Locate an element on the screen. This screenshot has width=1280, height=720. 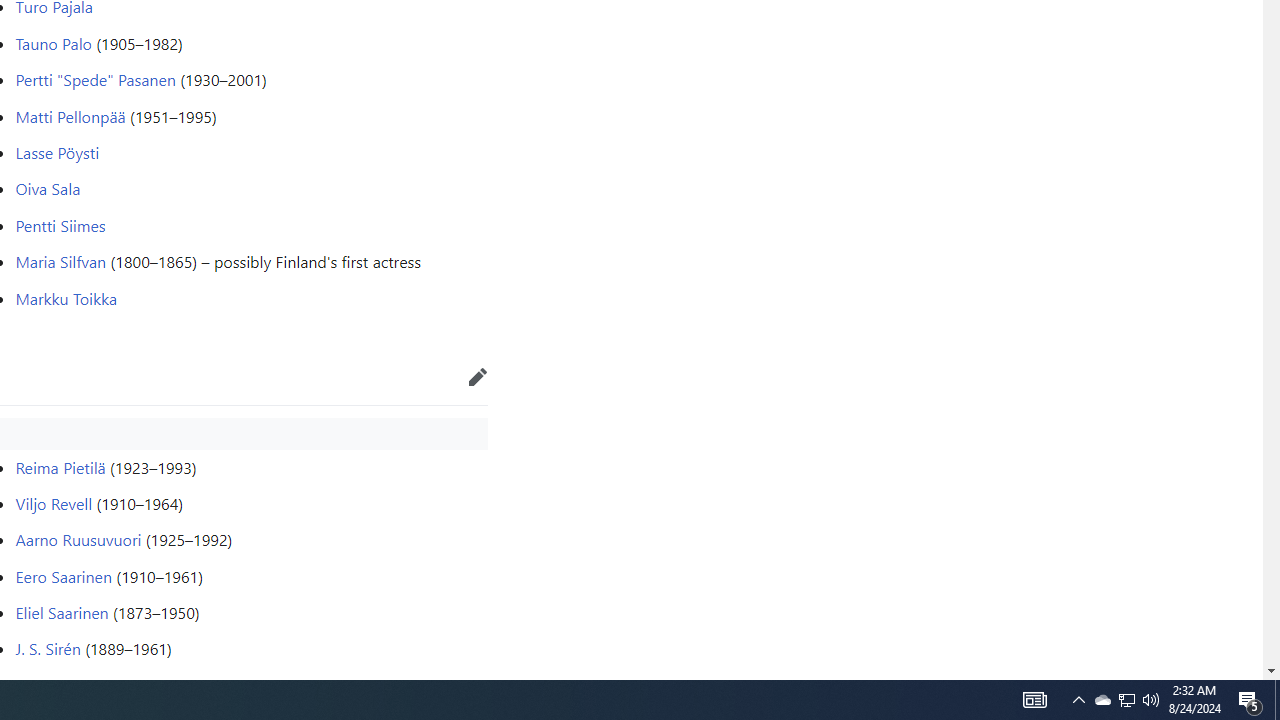
'Aarno Ruusuvuori' is located at coordinates (78, 540).